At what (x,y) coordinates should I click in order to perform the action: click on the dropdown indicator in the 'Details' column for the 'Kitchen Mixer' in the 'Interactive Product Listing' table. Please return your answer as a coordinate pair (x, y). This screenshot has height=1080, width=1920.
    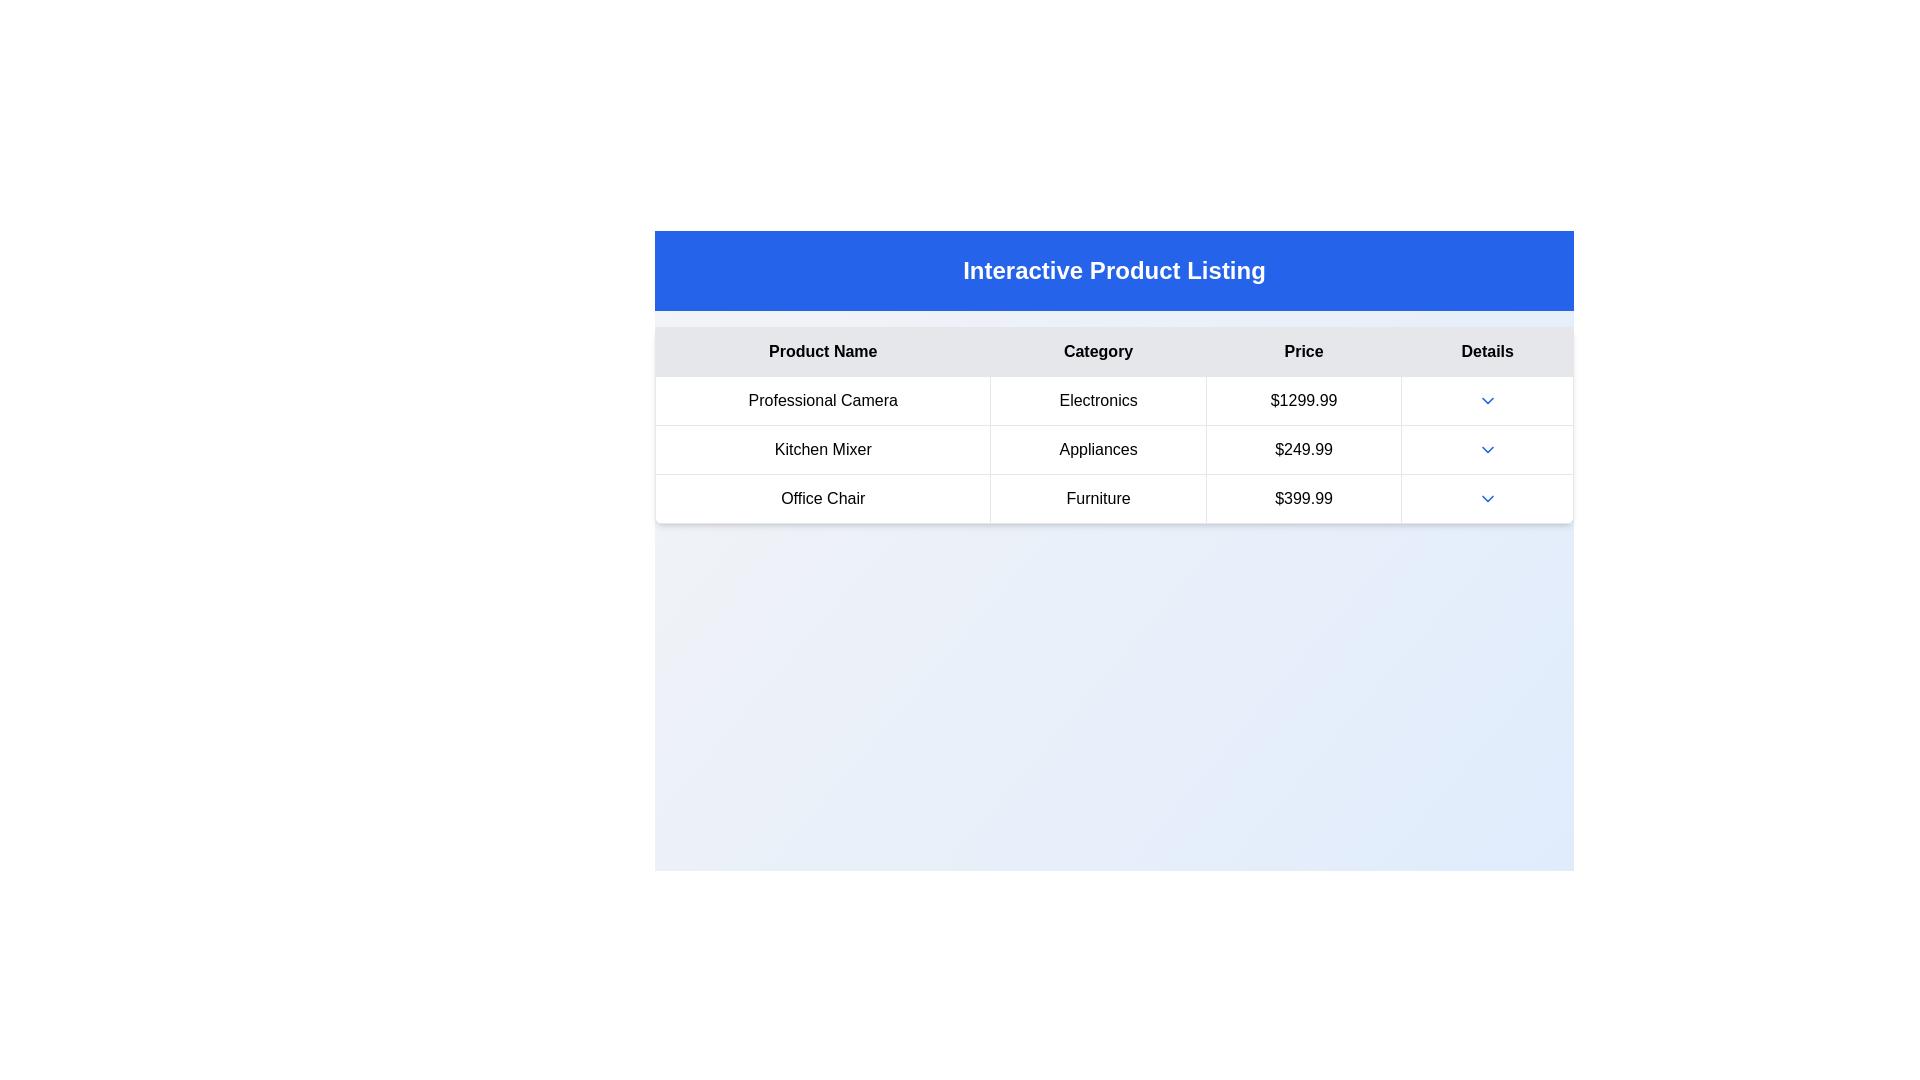
    Looking at the image, I should click on (1487, 450).